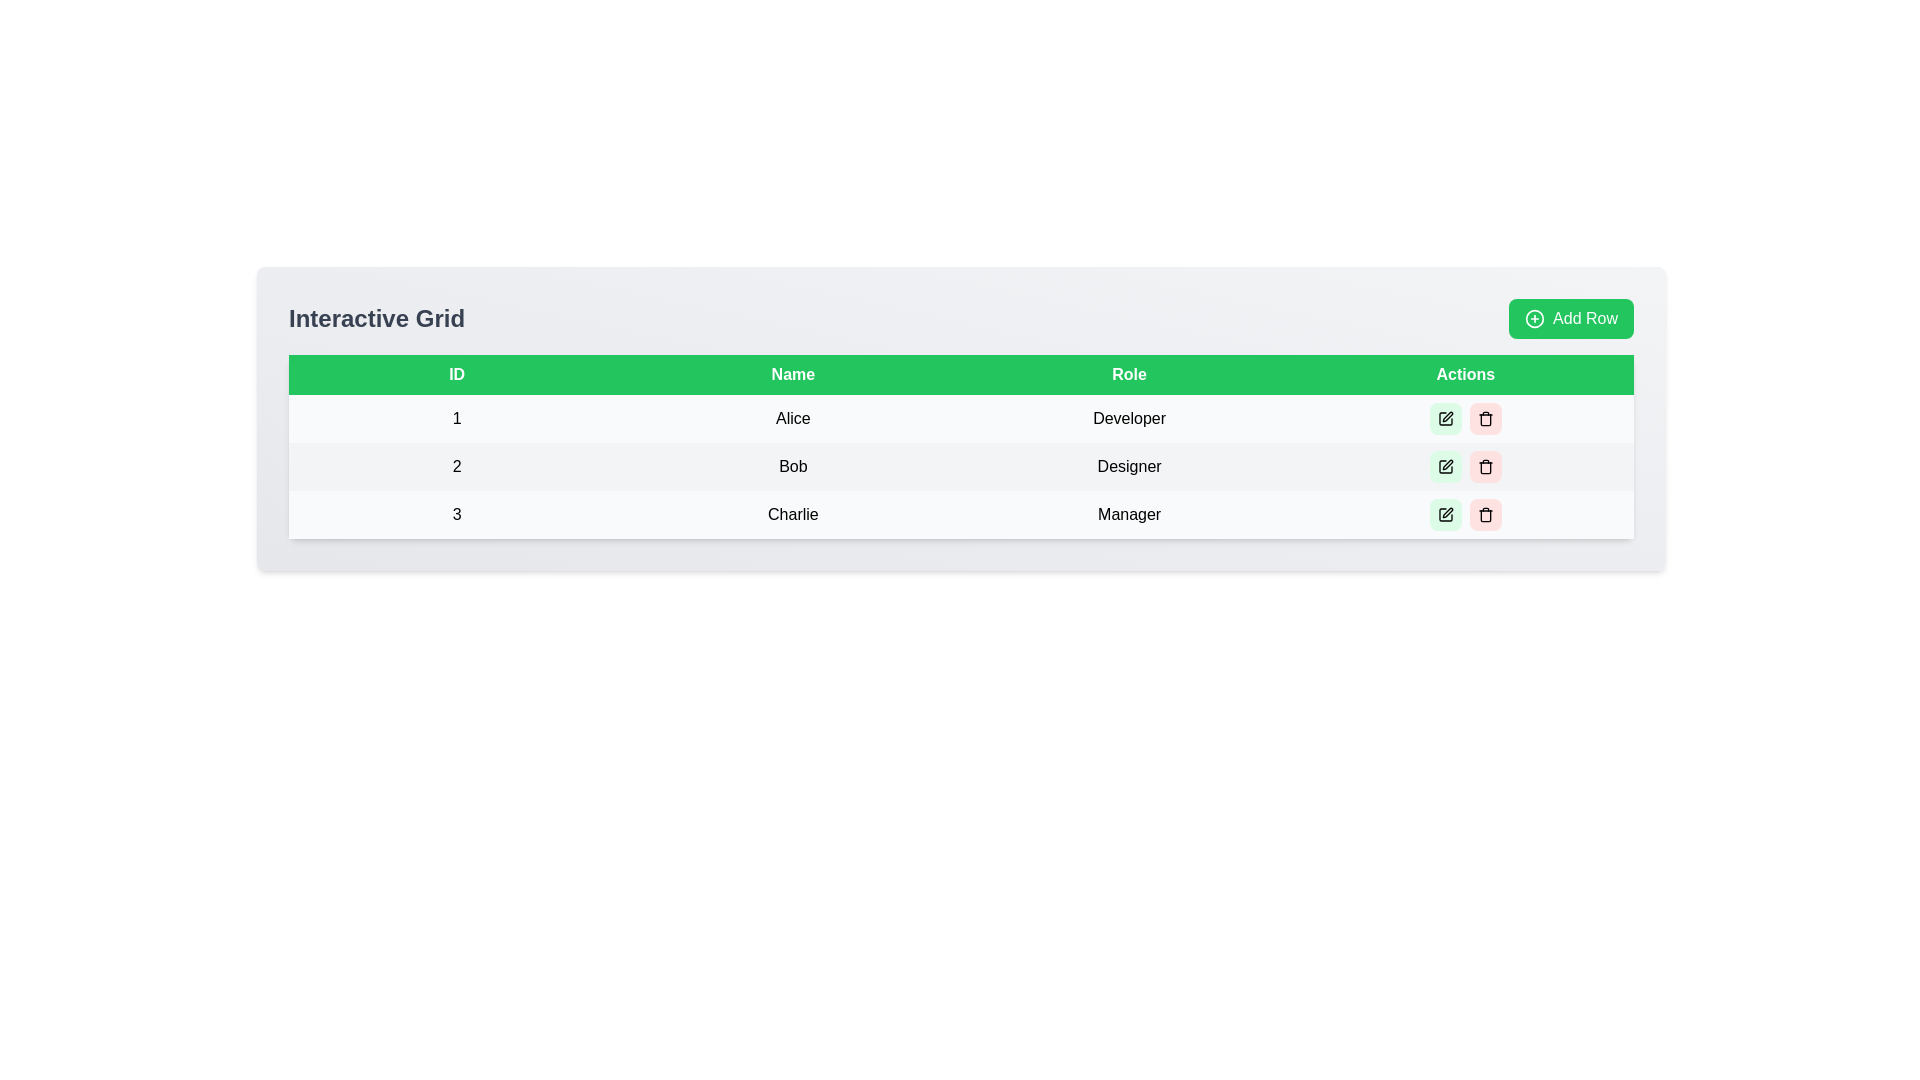 The width and height of the screenshot is (1920, 1080). Describe the element at coordinates (1465, 466) in the screenshot. I see `the circular icon located between the edit and delete buttons in the 'Actions' column of the second row of the 'Interactive Grid', which corresponds to the 'Designer' role` at that location.